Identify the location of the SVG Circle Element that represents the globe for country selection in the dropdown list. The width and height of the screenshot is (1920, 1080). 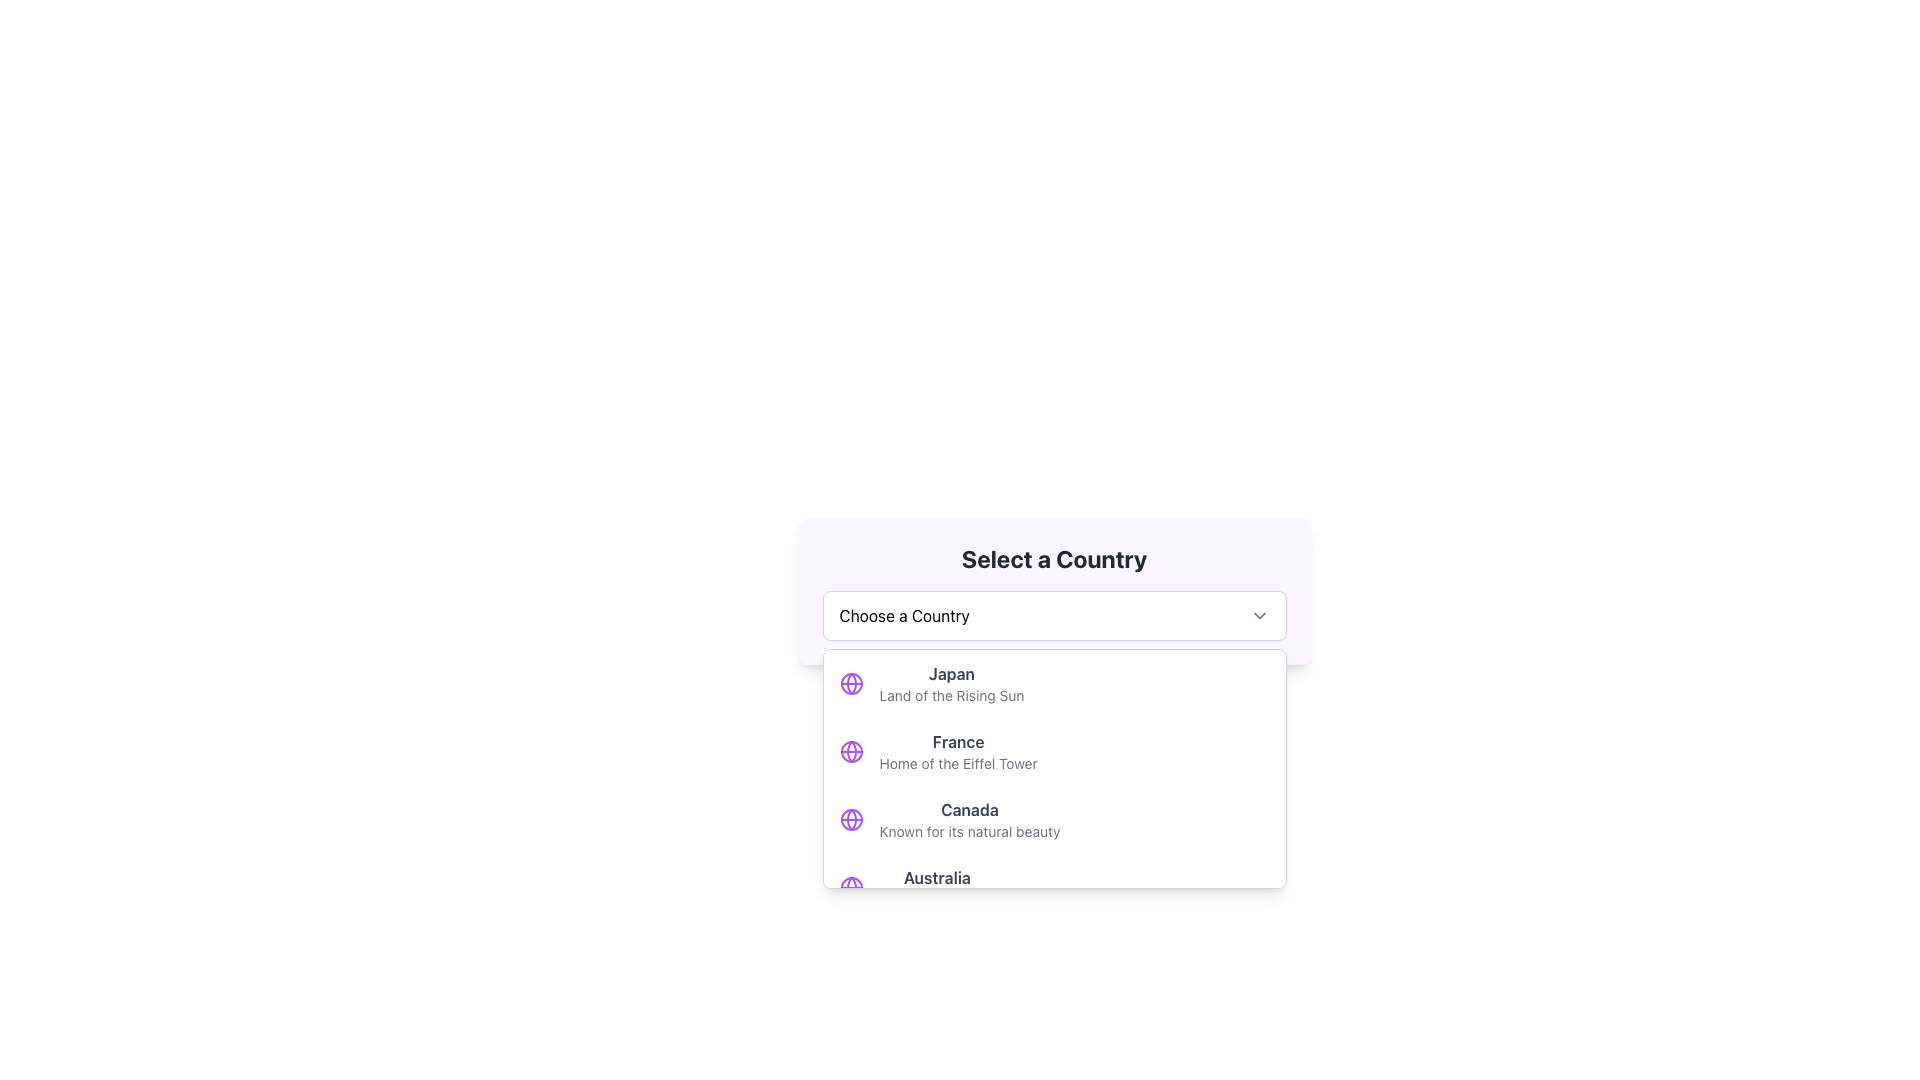
(851, 752).